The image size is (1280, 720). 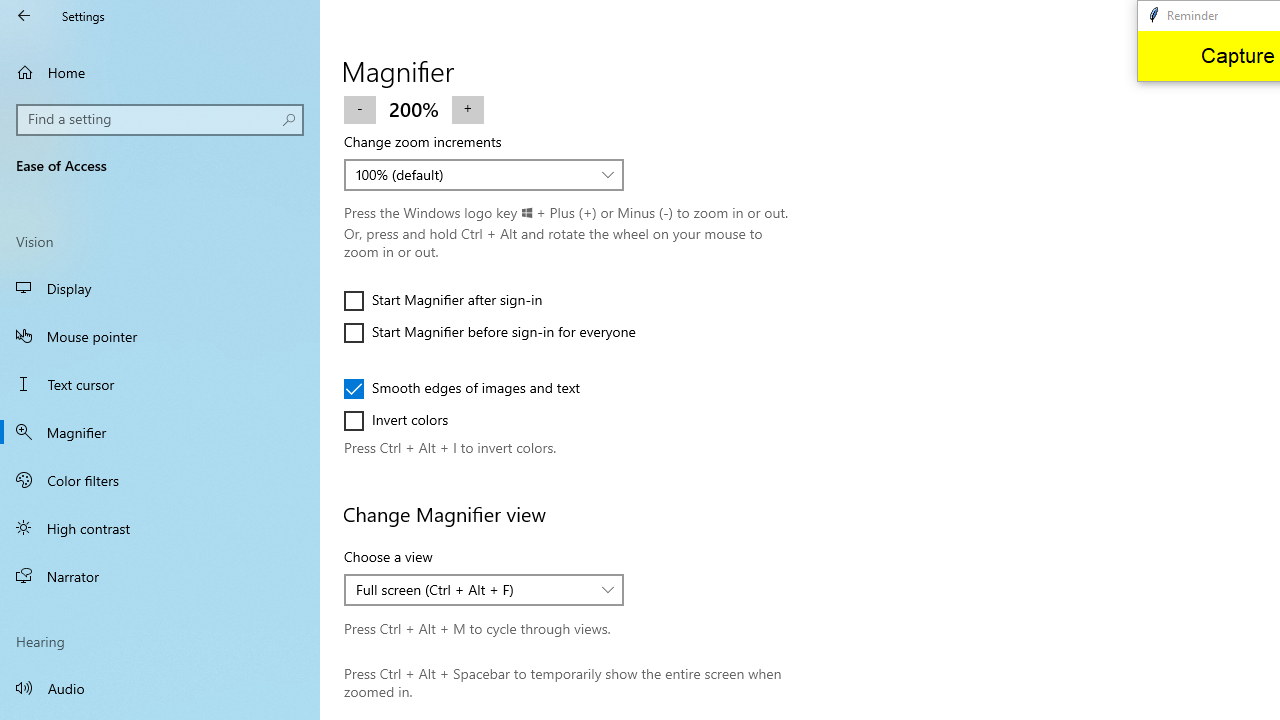 What do you see at coordinates (484, 589) in the screenshot?
I see `'Choose a view'` at bounding box center [484, 589].